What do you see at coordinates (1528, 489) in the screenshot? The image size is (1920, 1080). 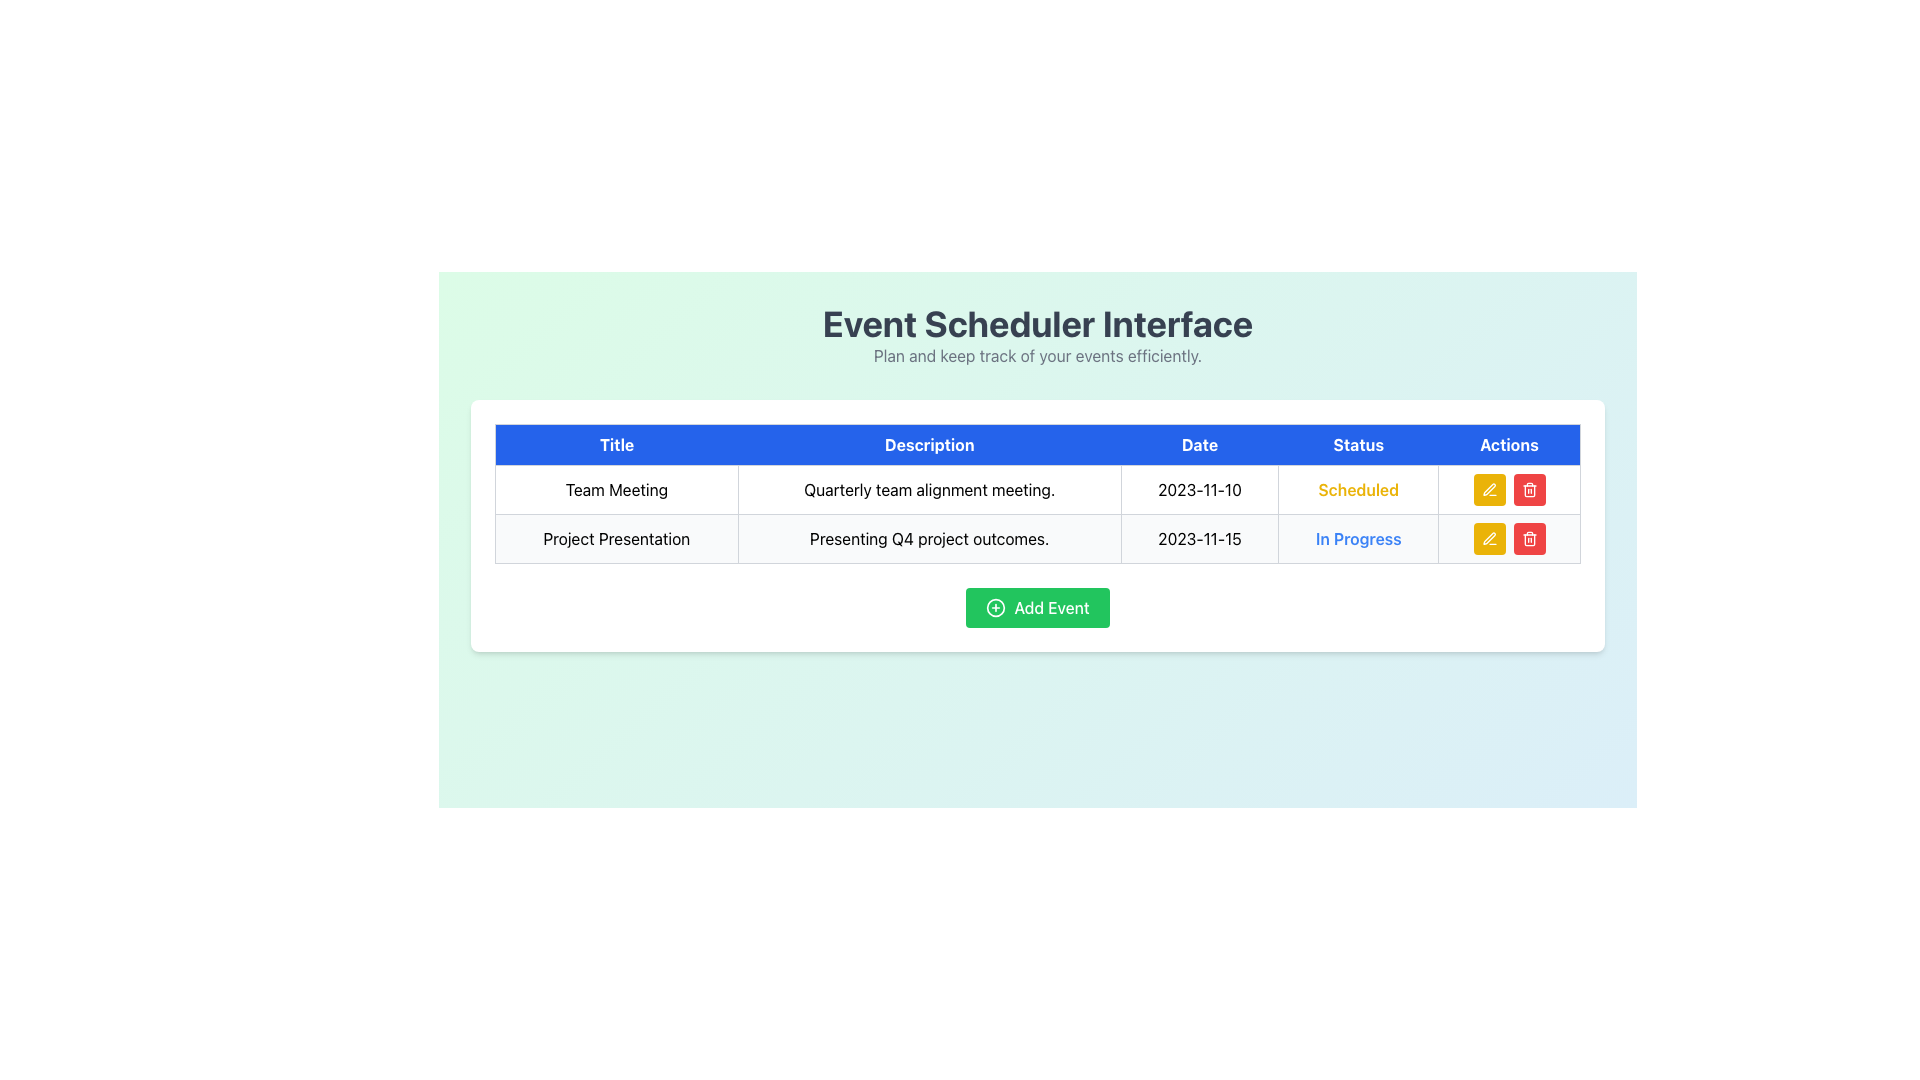 I see `the red square button with a trashcan icon` at bounding box center [1528, 489].